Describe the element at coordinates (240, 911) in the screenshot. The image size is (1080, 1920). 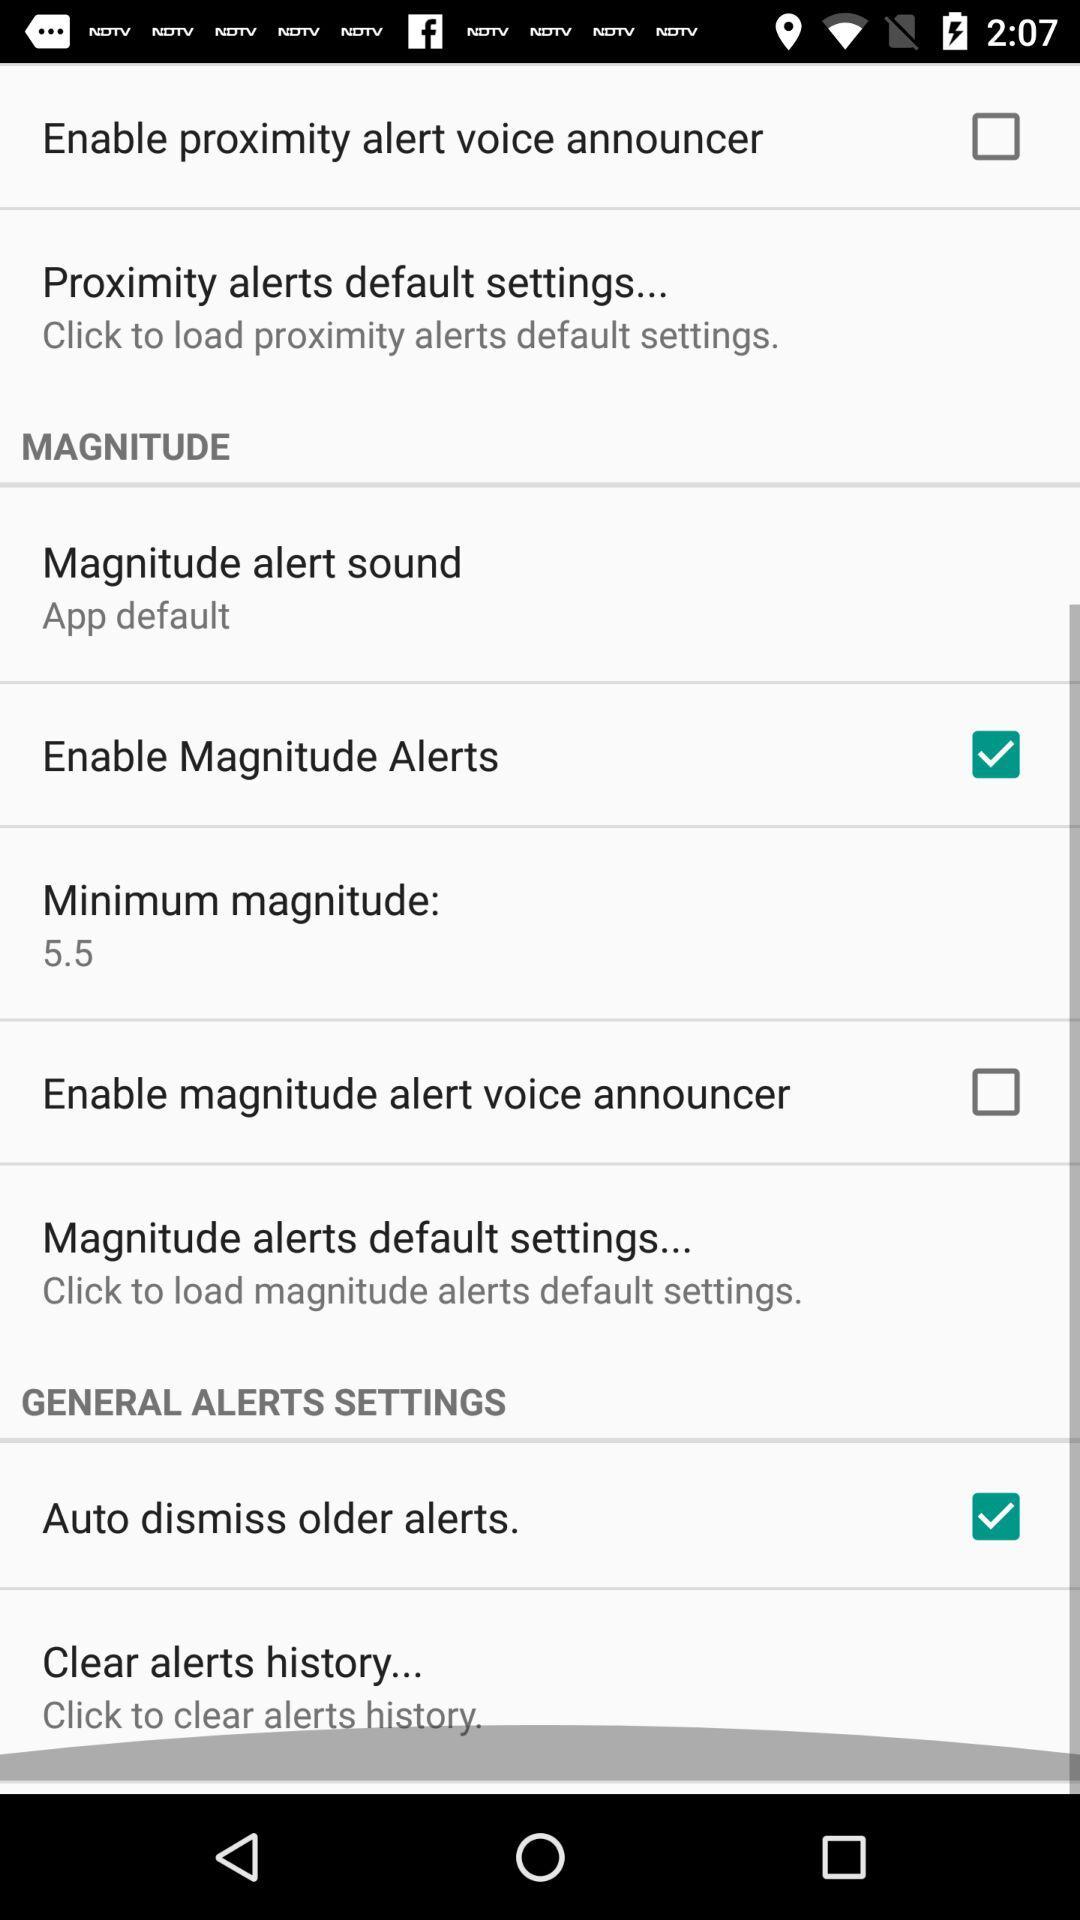
I see `minimum magnitude: item` at that location.